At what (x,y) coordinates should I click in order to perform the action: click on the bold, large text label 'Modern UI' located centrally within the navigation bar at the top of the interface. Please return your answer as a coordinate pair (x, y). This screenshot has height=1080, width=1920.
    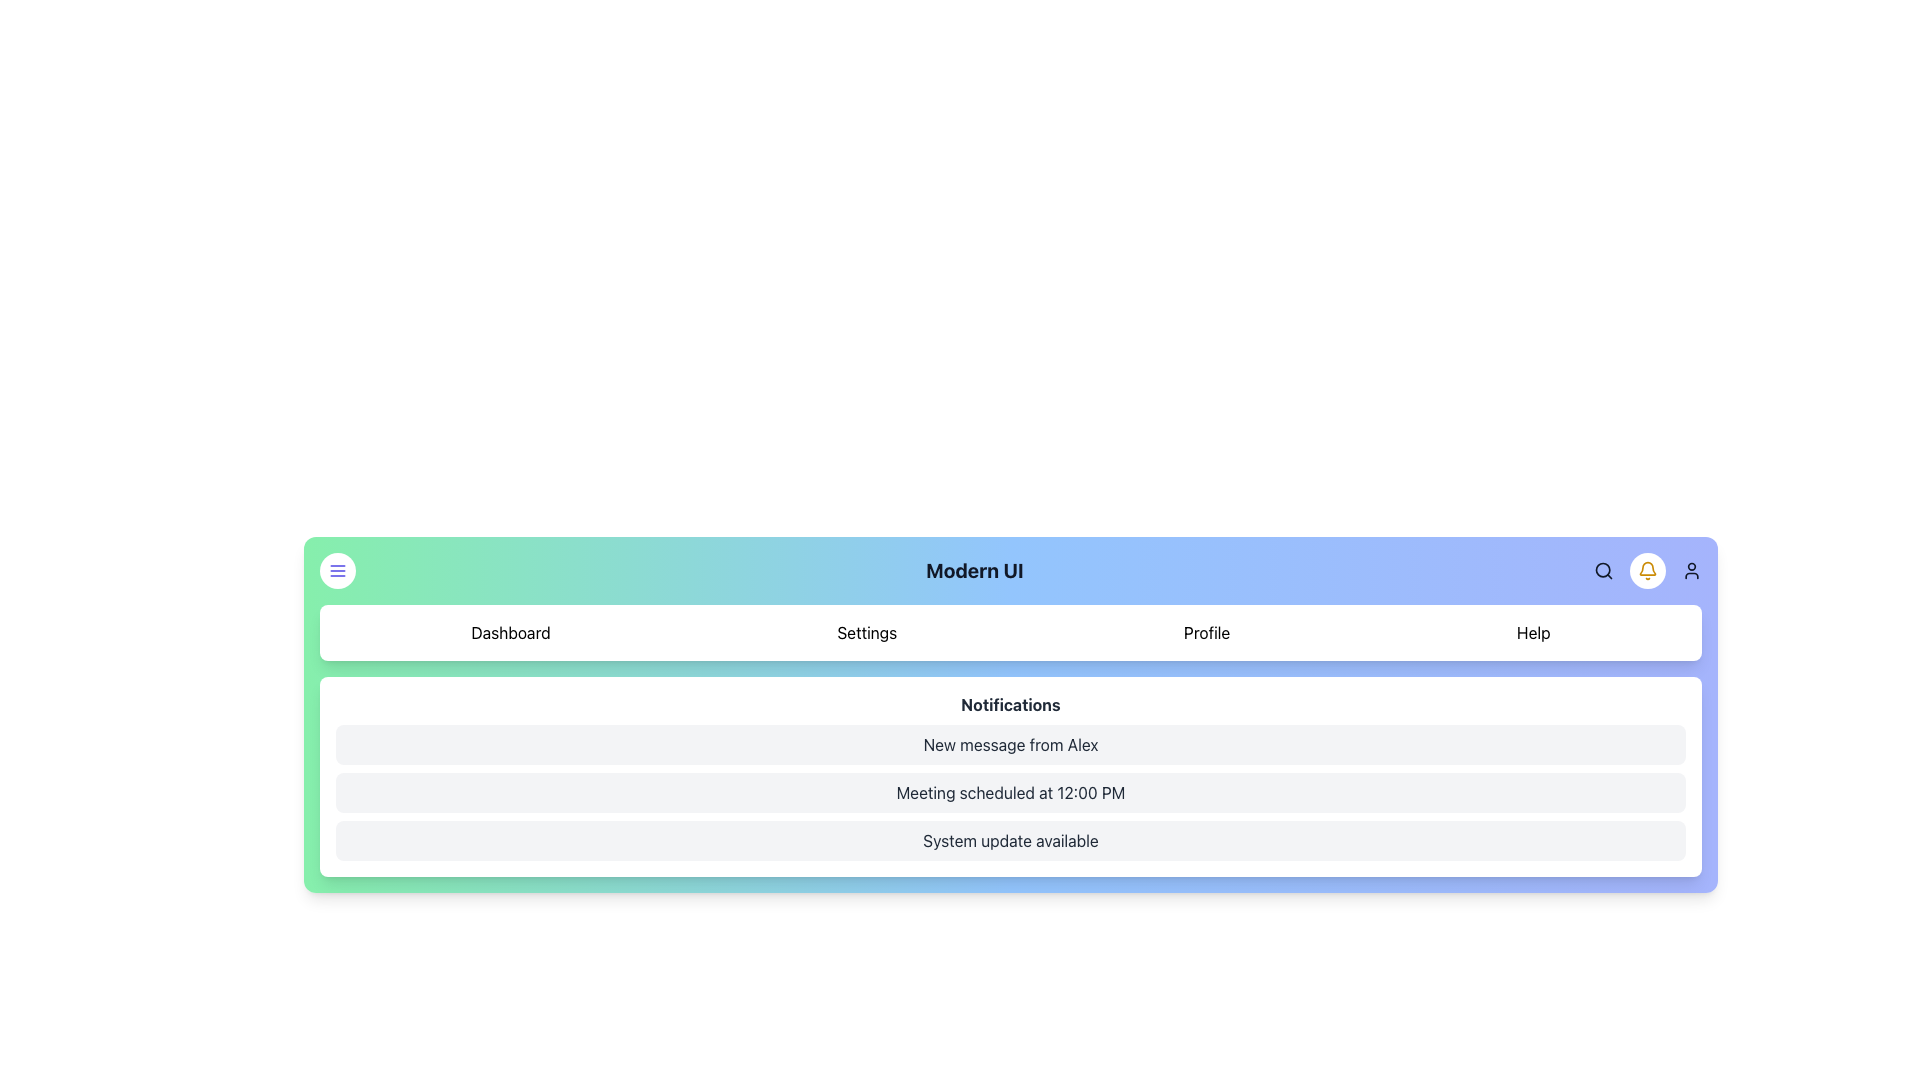
    Looking at the image, I should click on (974, 570).